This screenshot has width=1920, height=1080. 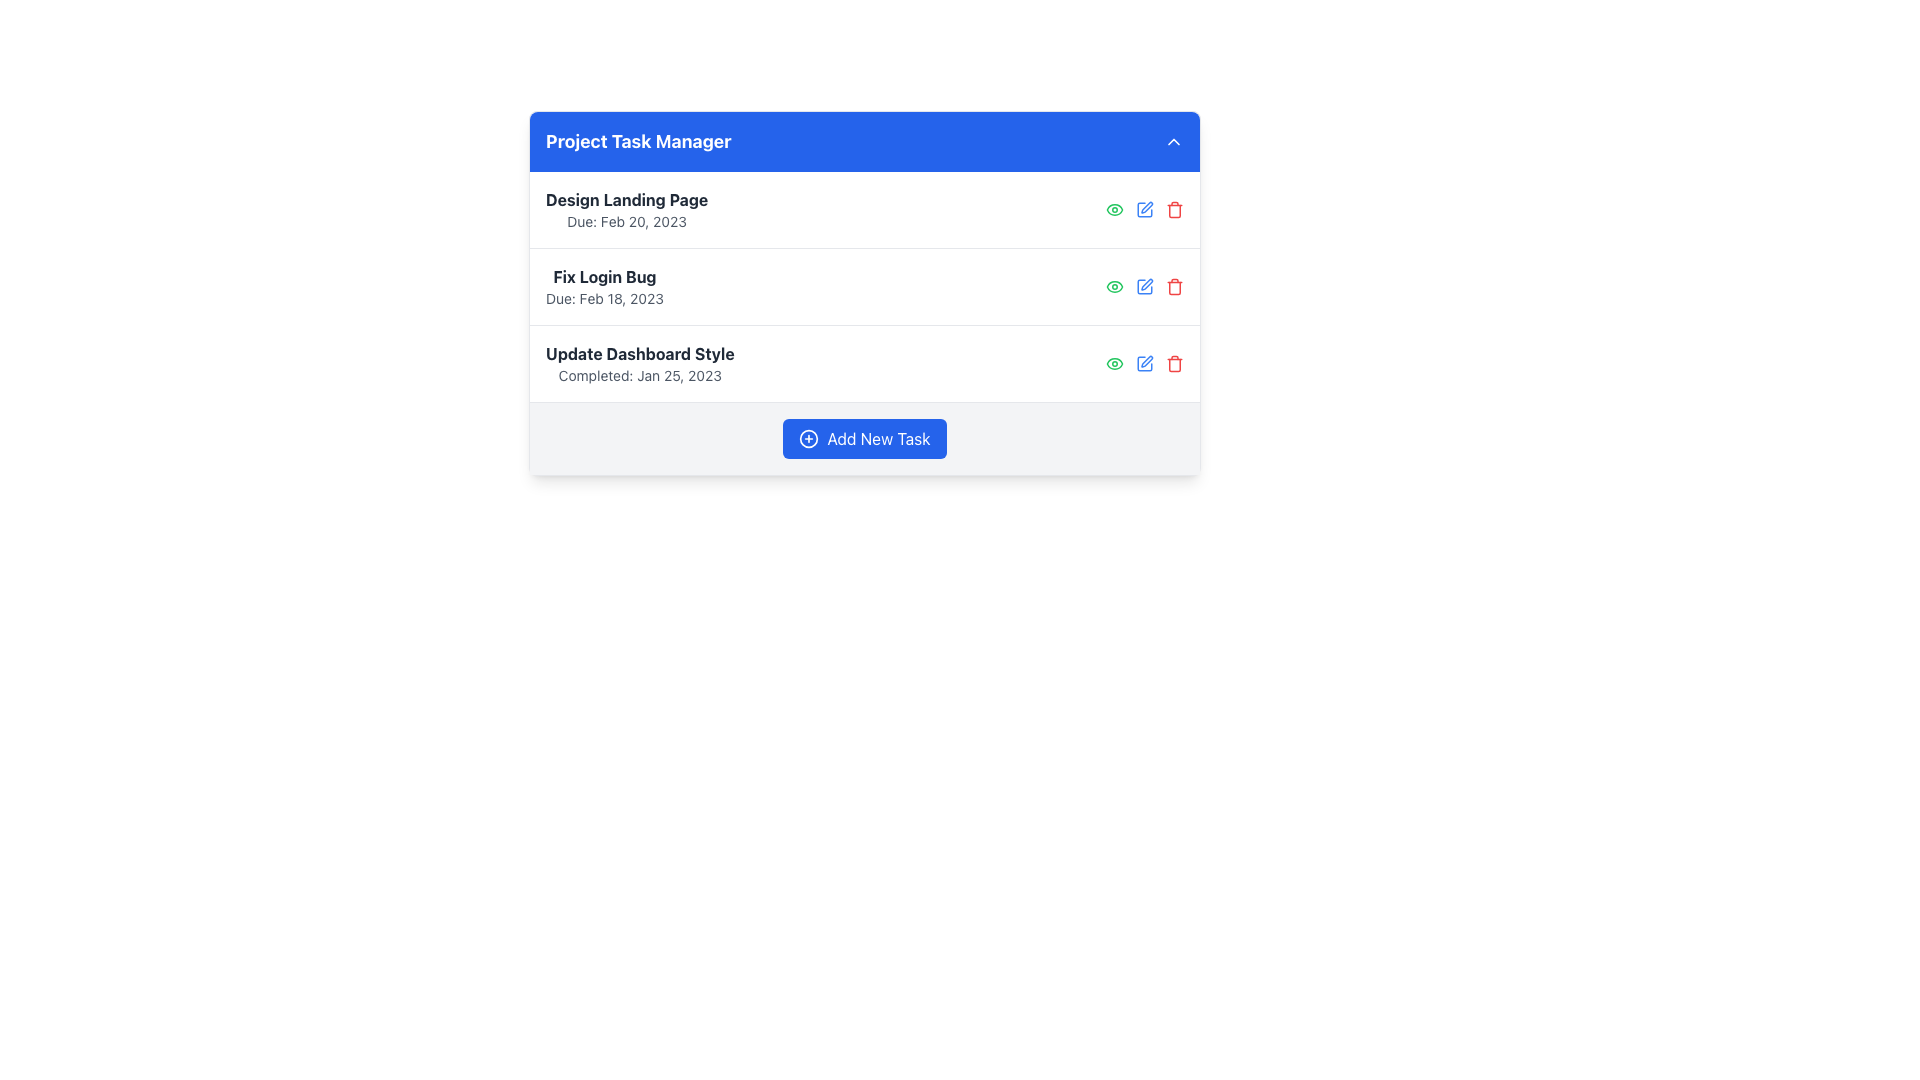 What do you see at coordinates (1145, 363) in the screenshot?
I see `the blue pencil icon located to the right of the text 'Update Dashboard Style, Completed: Jan 25, 2023' in the third row of the list` at bounding box center [1145, 363].